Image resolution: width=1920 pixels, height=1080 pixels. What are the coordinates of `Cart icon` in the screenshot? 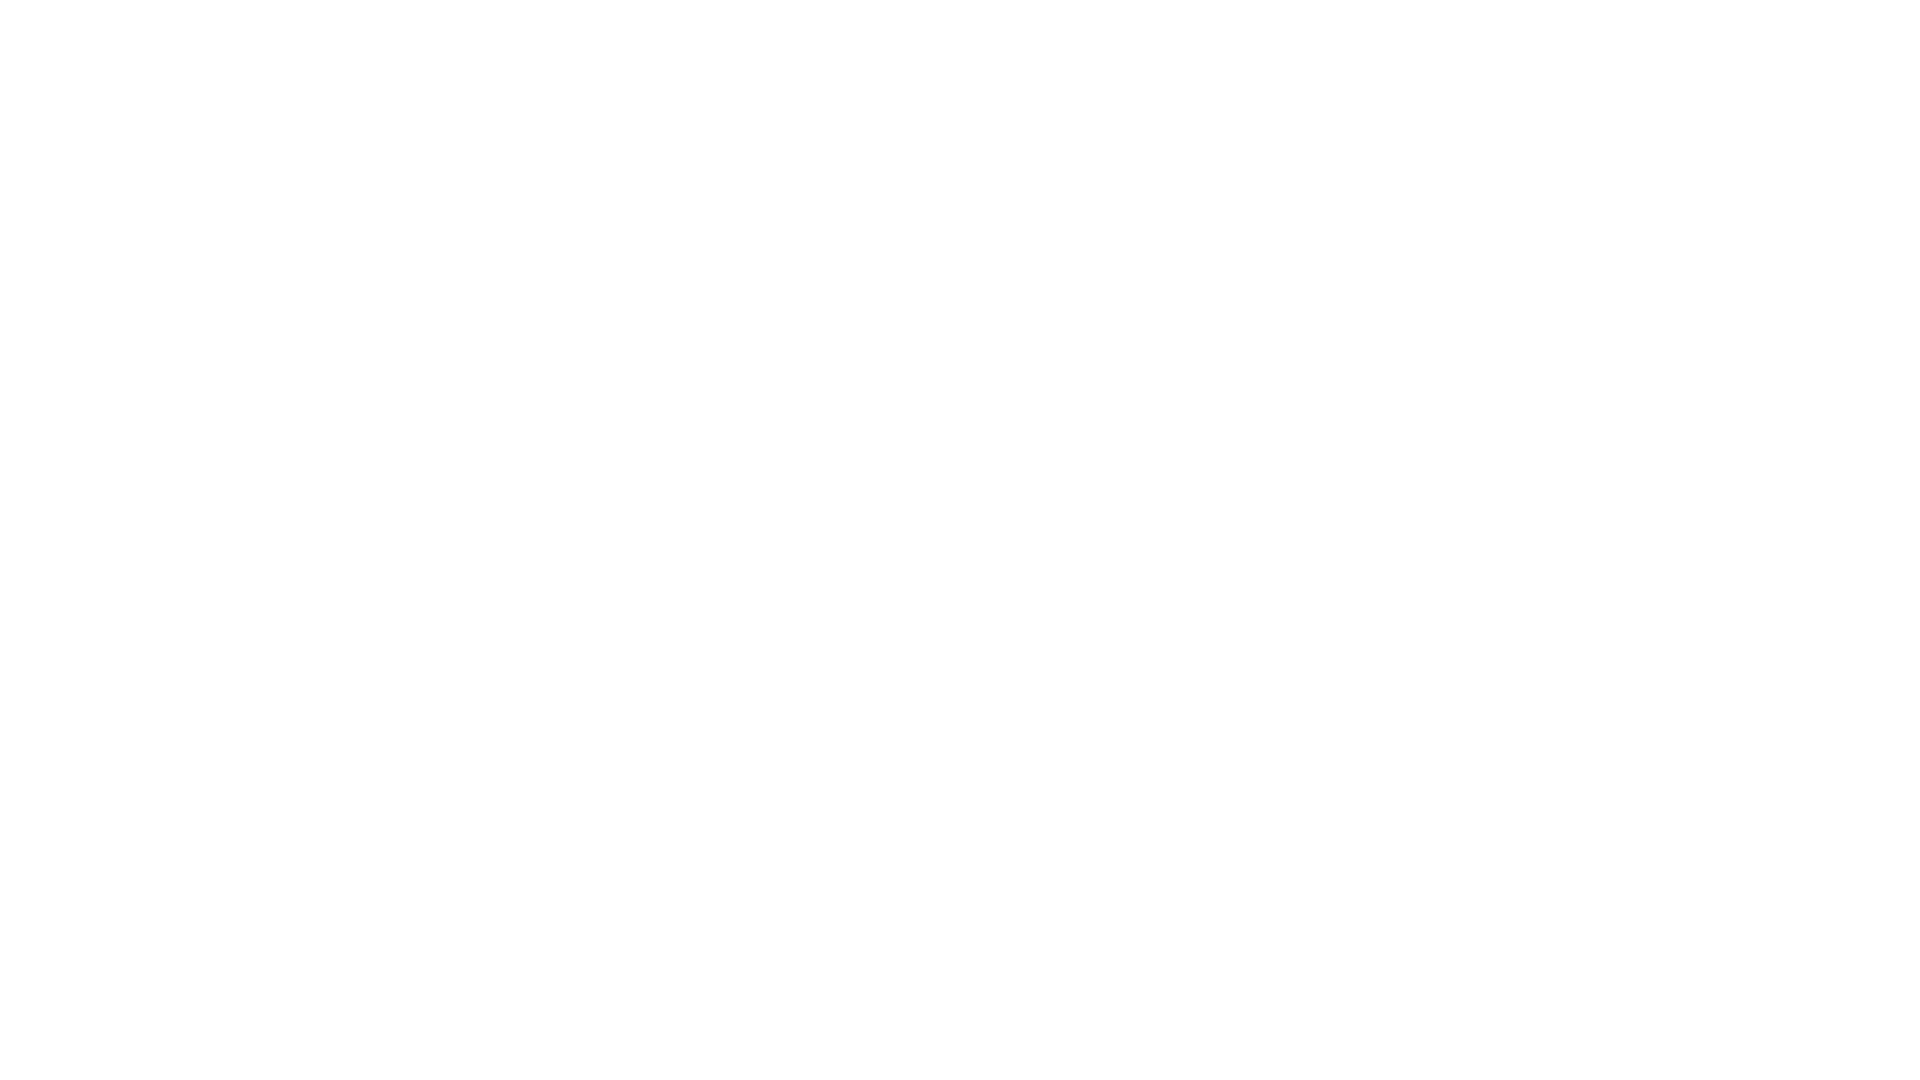 It's located at (1559, 87).